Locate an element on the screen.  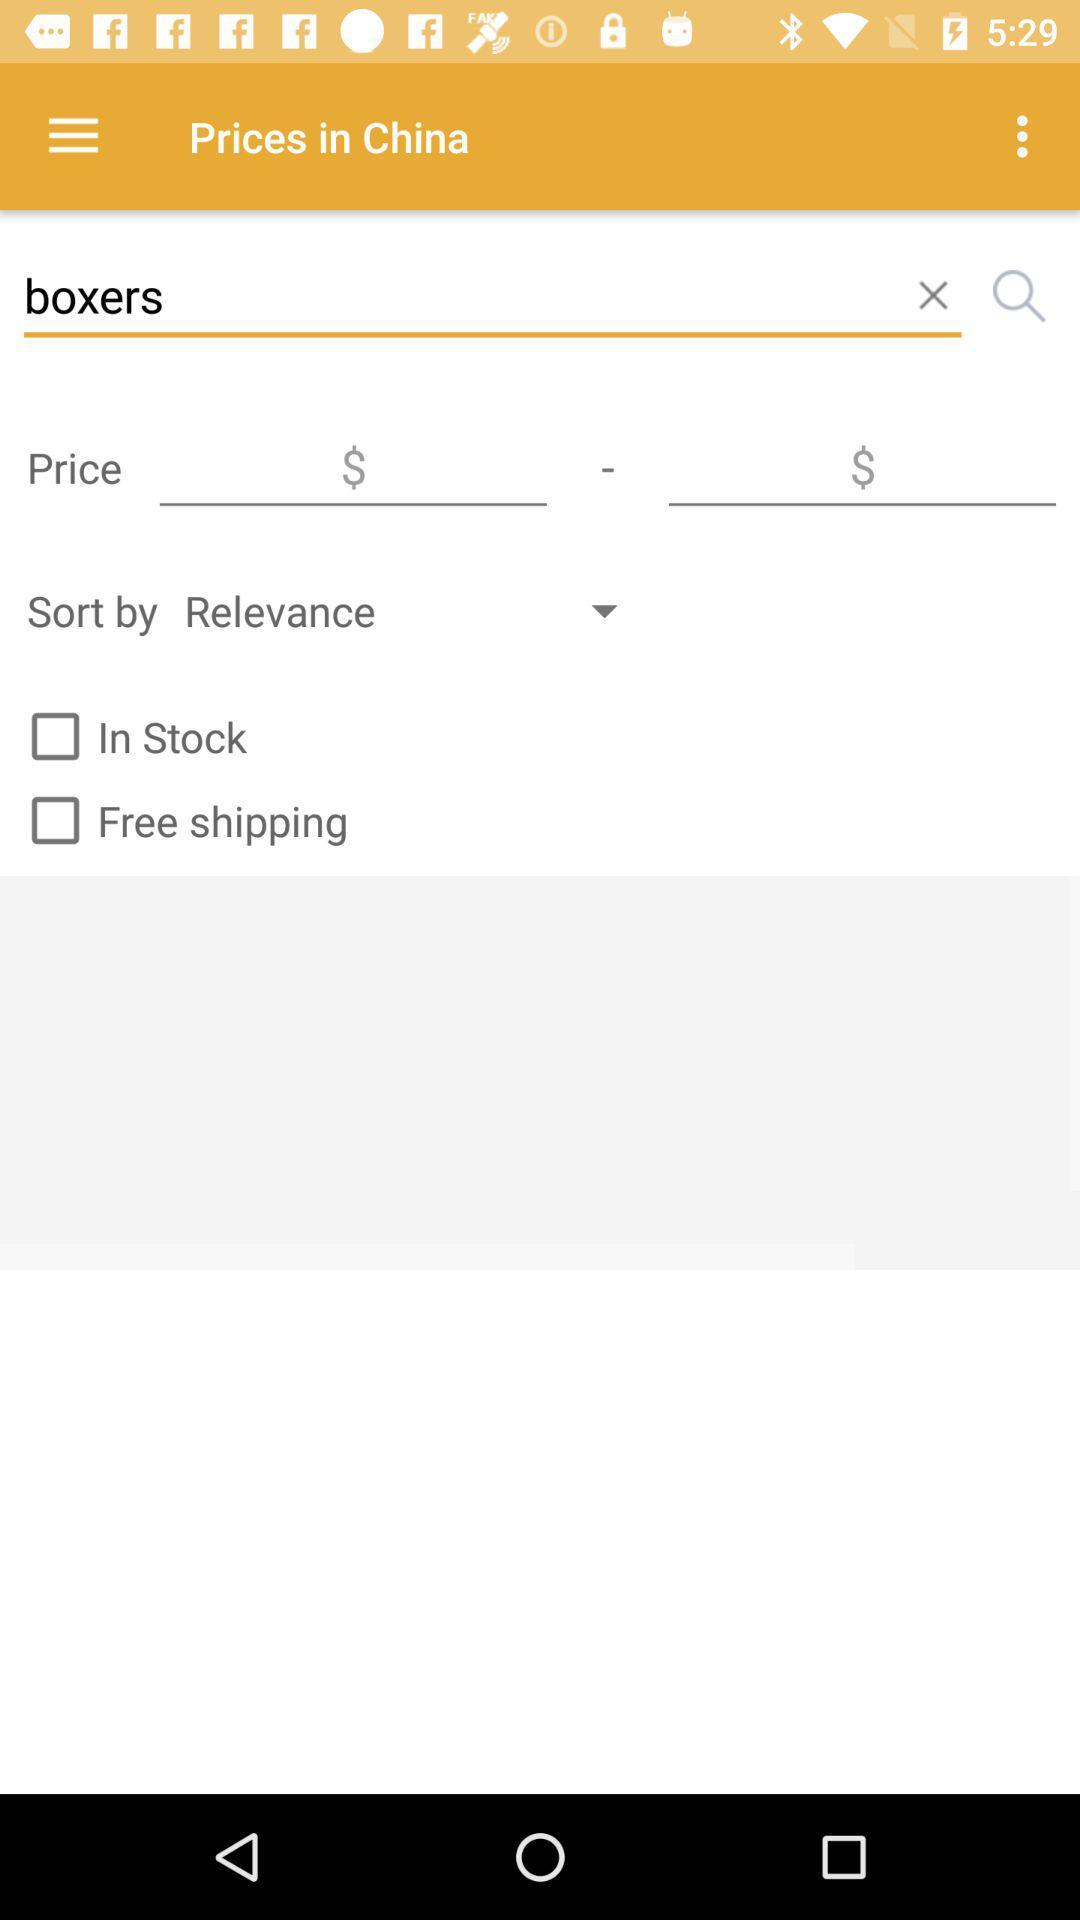
activate search is located at coordinates (1019, 295).